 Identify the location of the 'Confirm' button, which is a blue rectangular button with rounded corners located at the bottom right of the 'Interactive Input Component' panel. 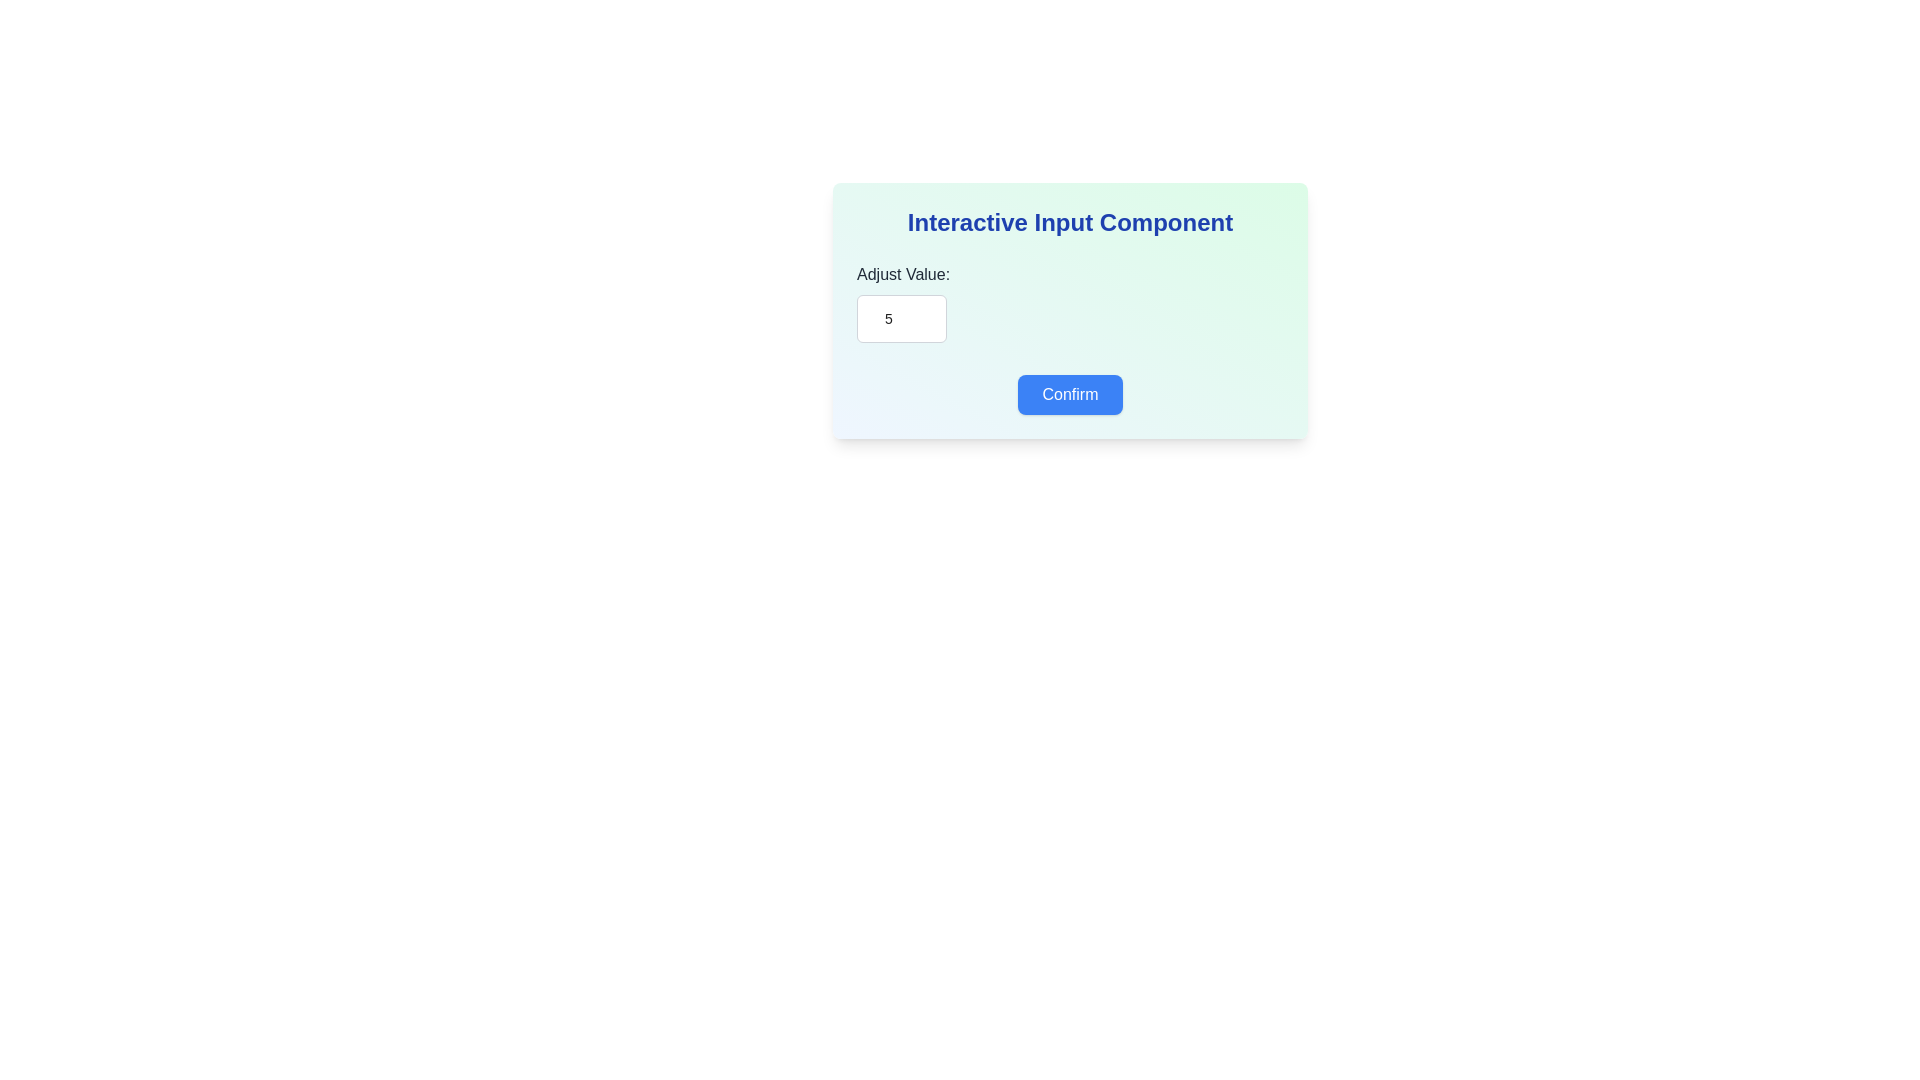
(1069, 394).